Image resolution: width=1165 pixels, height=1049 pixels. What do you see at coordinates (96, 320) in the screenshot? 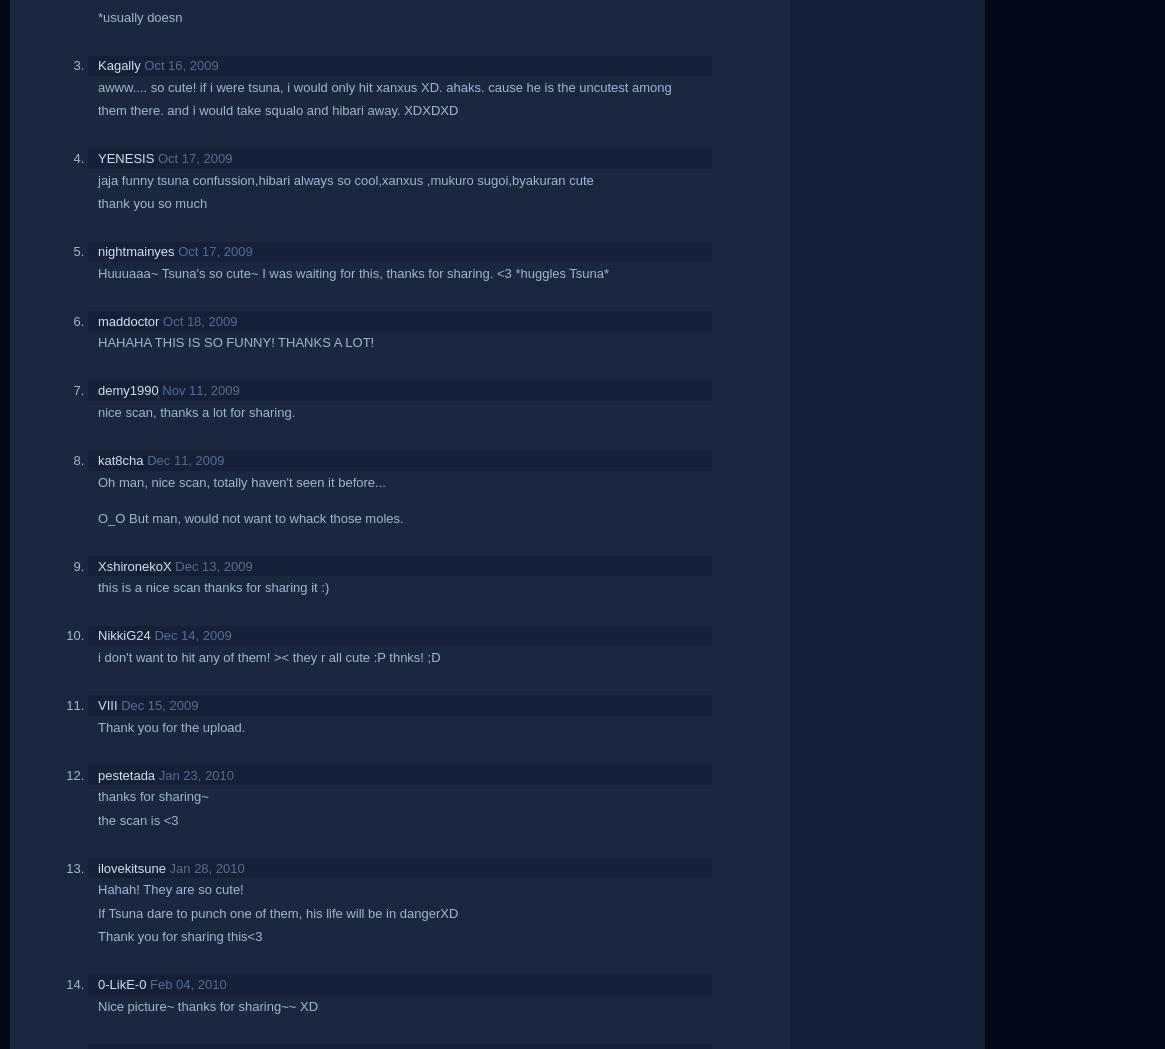
I see `'maddoctor'` at bounding box center [96, 320].